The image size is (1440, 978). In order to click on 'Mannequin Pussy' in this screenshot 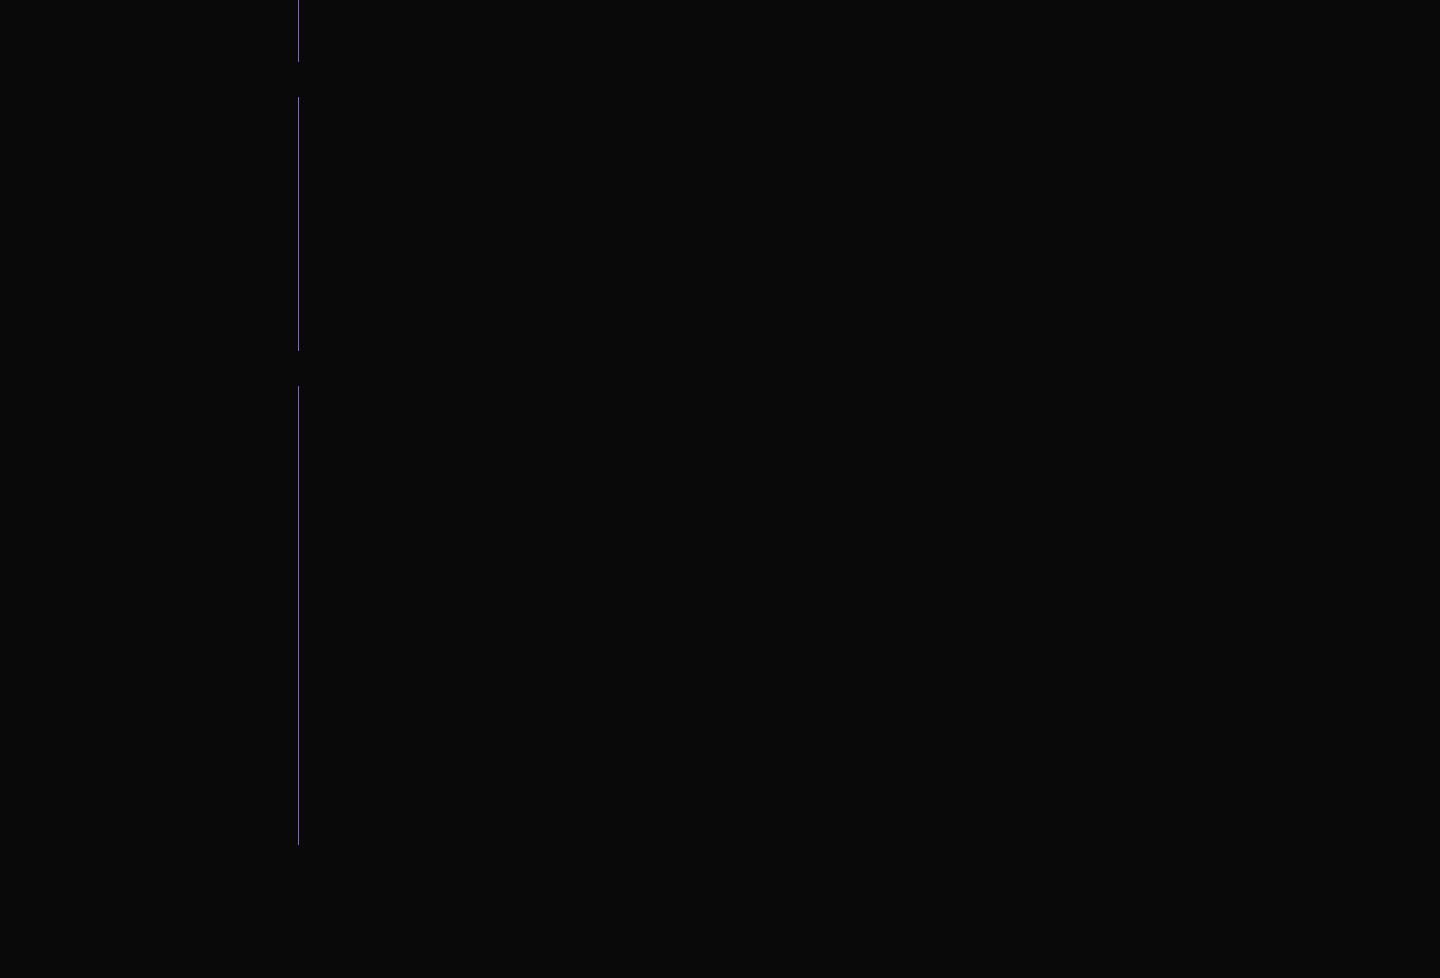, I will do `click(316, 168)`.